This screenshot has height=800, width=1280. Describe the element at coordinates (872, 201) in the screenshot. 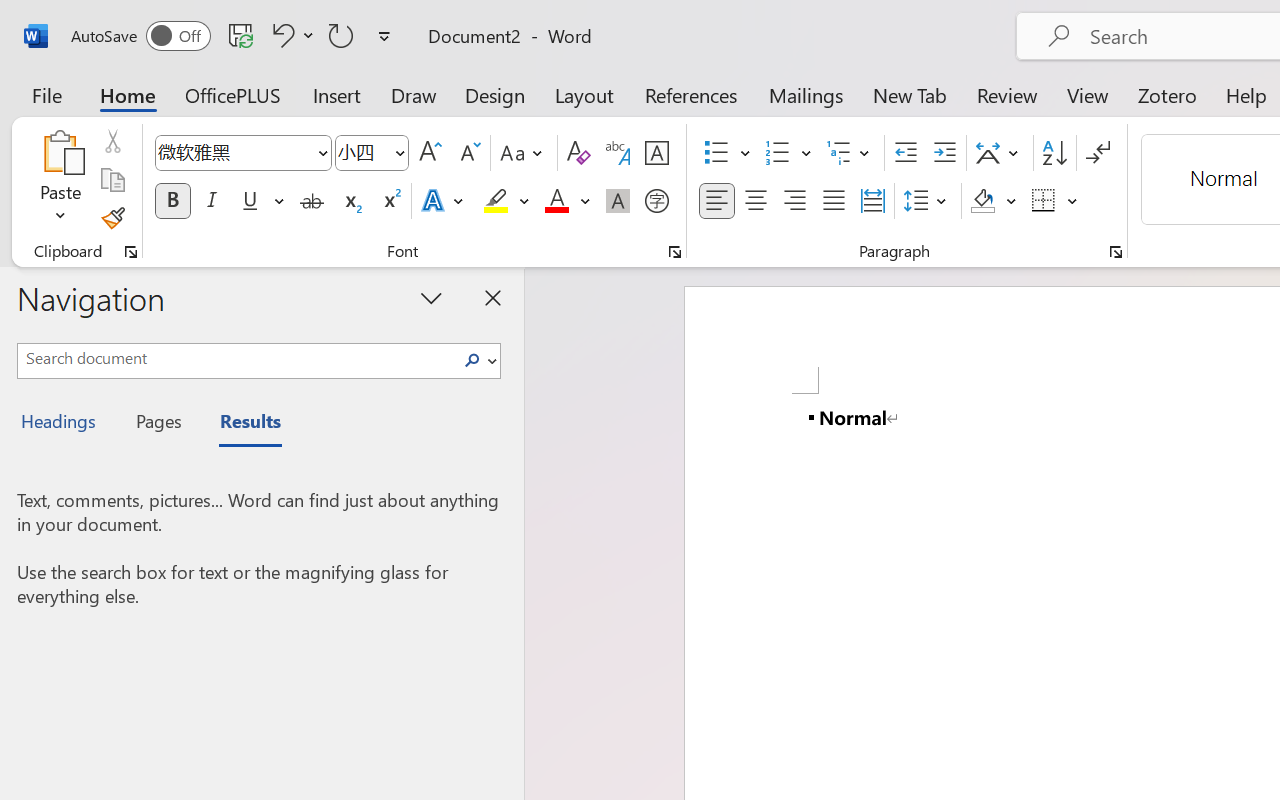

I see `'Distributed'` at that location.